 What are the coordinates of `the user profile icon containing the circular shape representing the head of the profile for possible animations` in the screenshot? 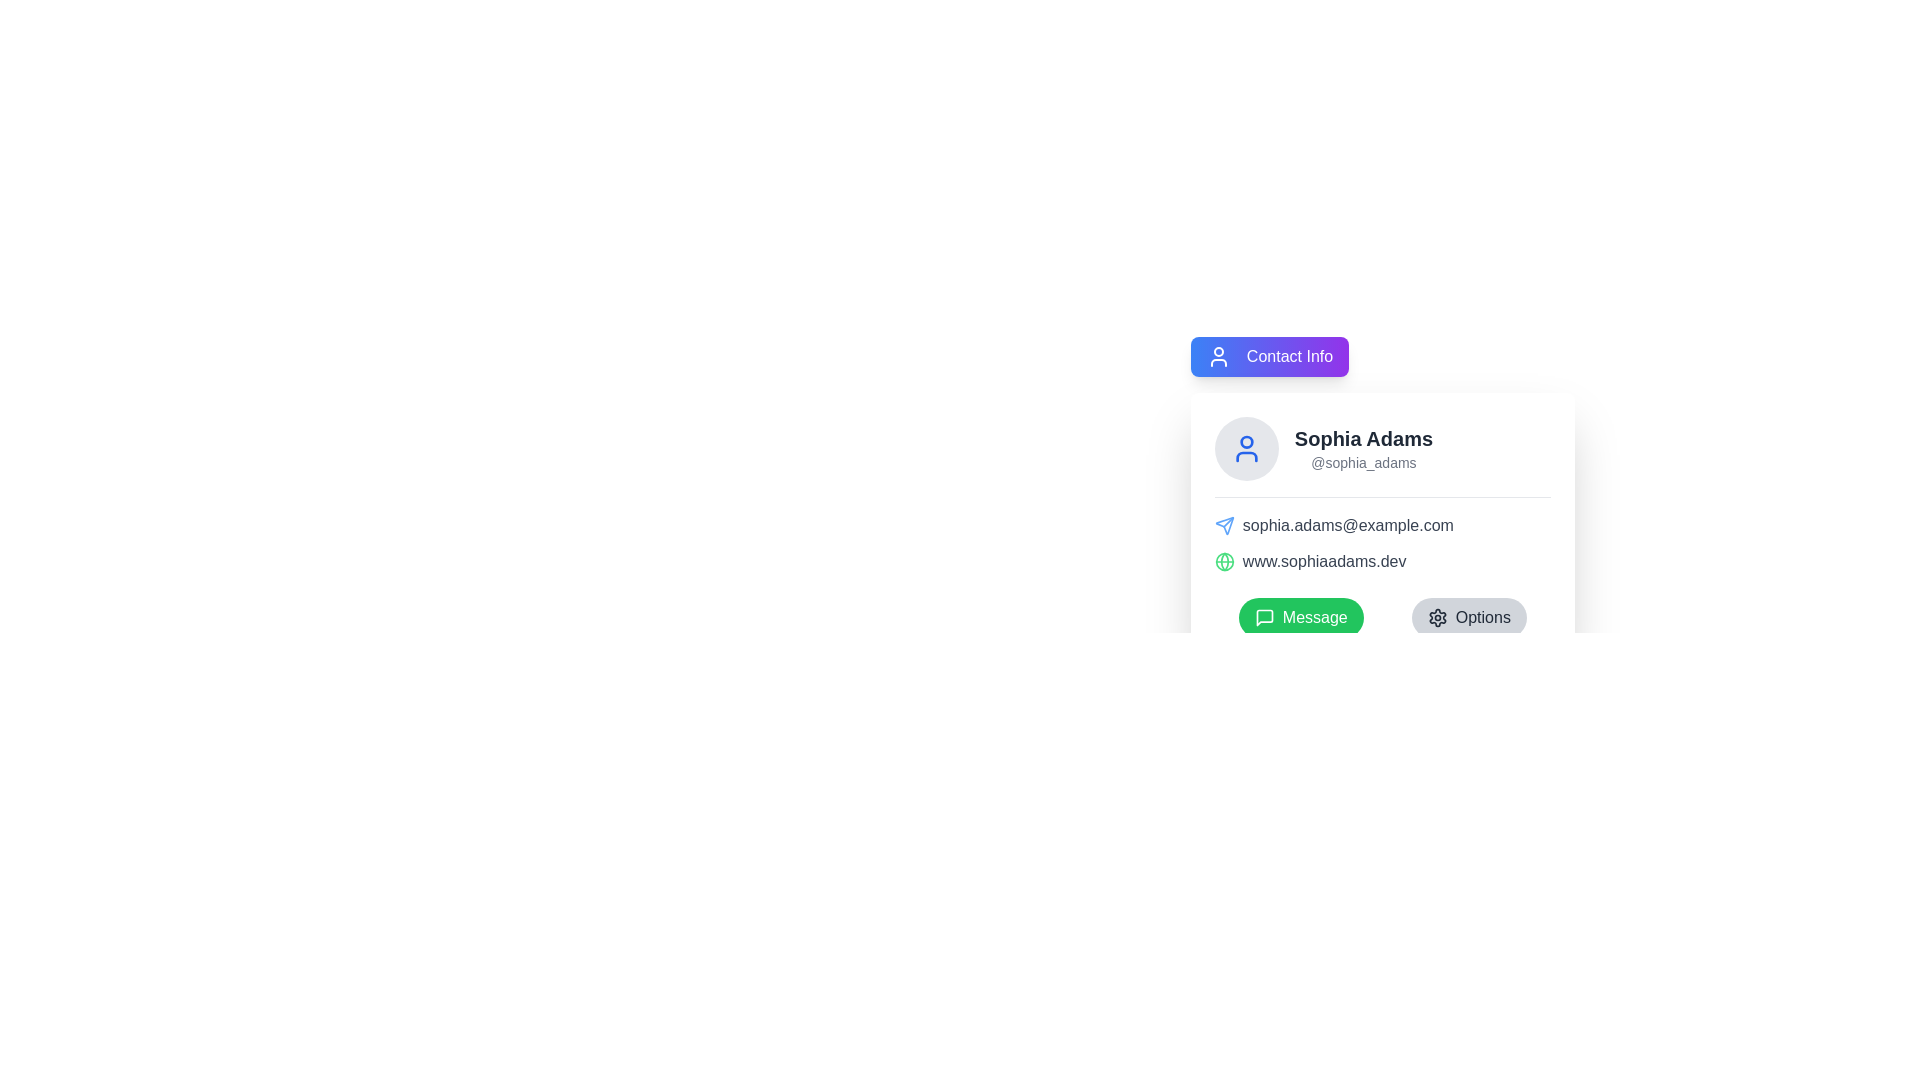 It's located at (1245, 441).